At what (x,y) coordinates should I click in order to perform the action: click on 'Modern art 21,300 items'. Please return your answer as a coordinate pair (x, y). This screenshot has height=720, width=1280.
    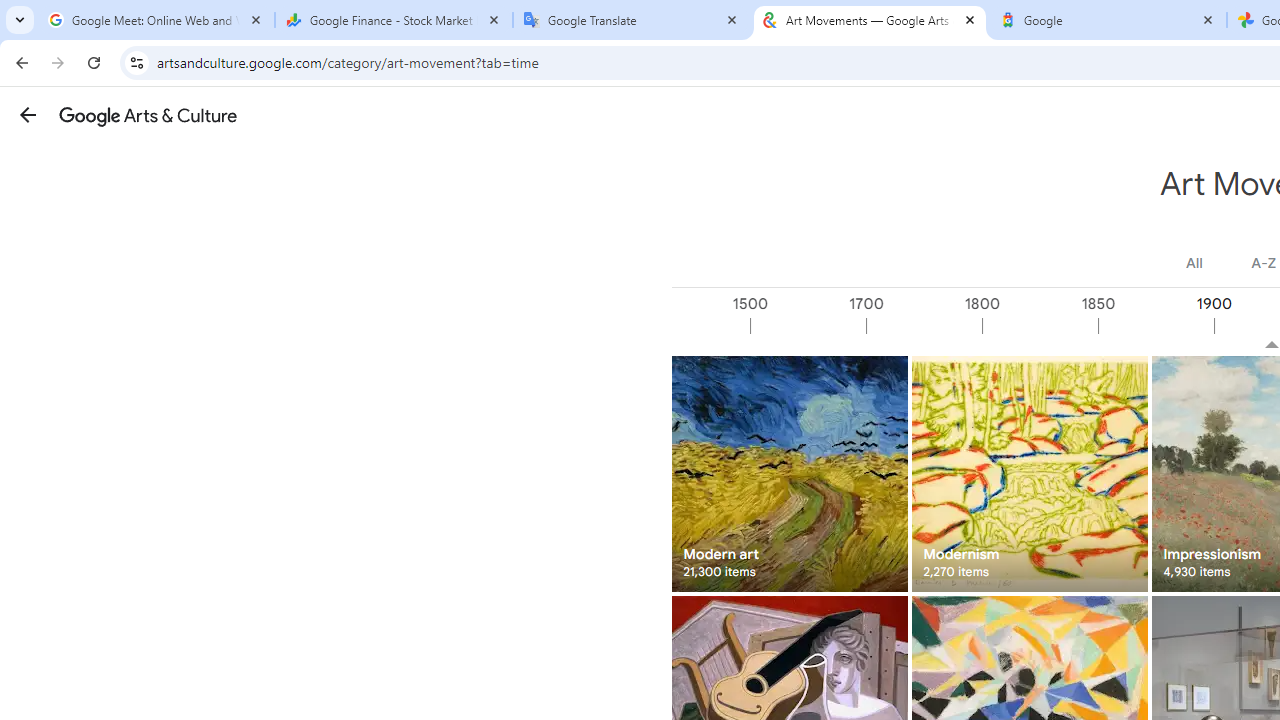
    Looking at the image, I should click on (788, 473).